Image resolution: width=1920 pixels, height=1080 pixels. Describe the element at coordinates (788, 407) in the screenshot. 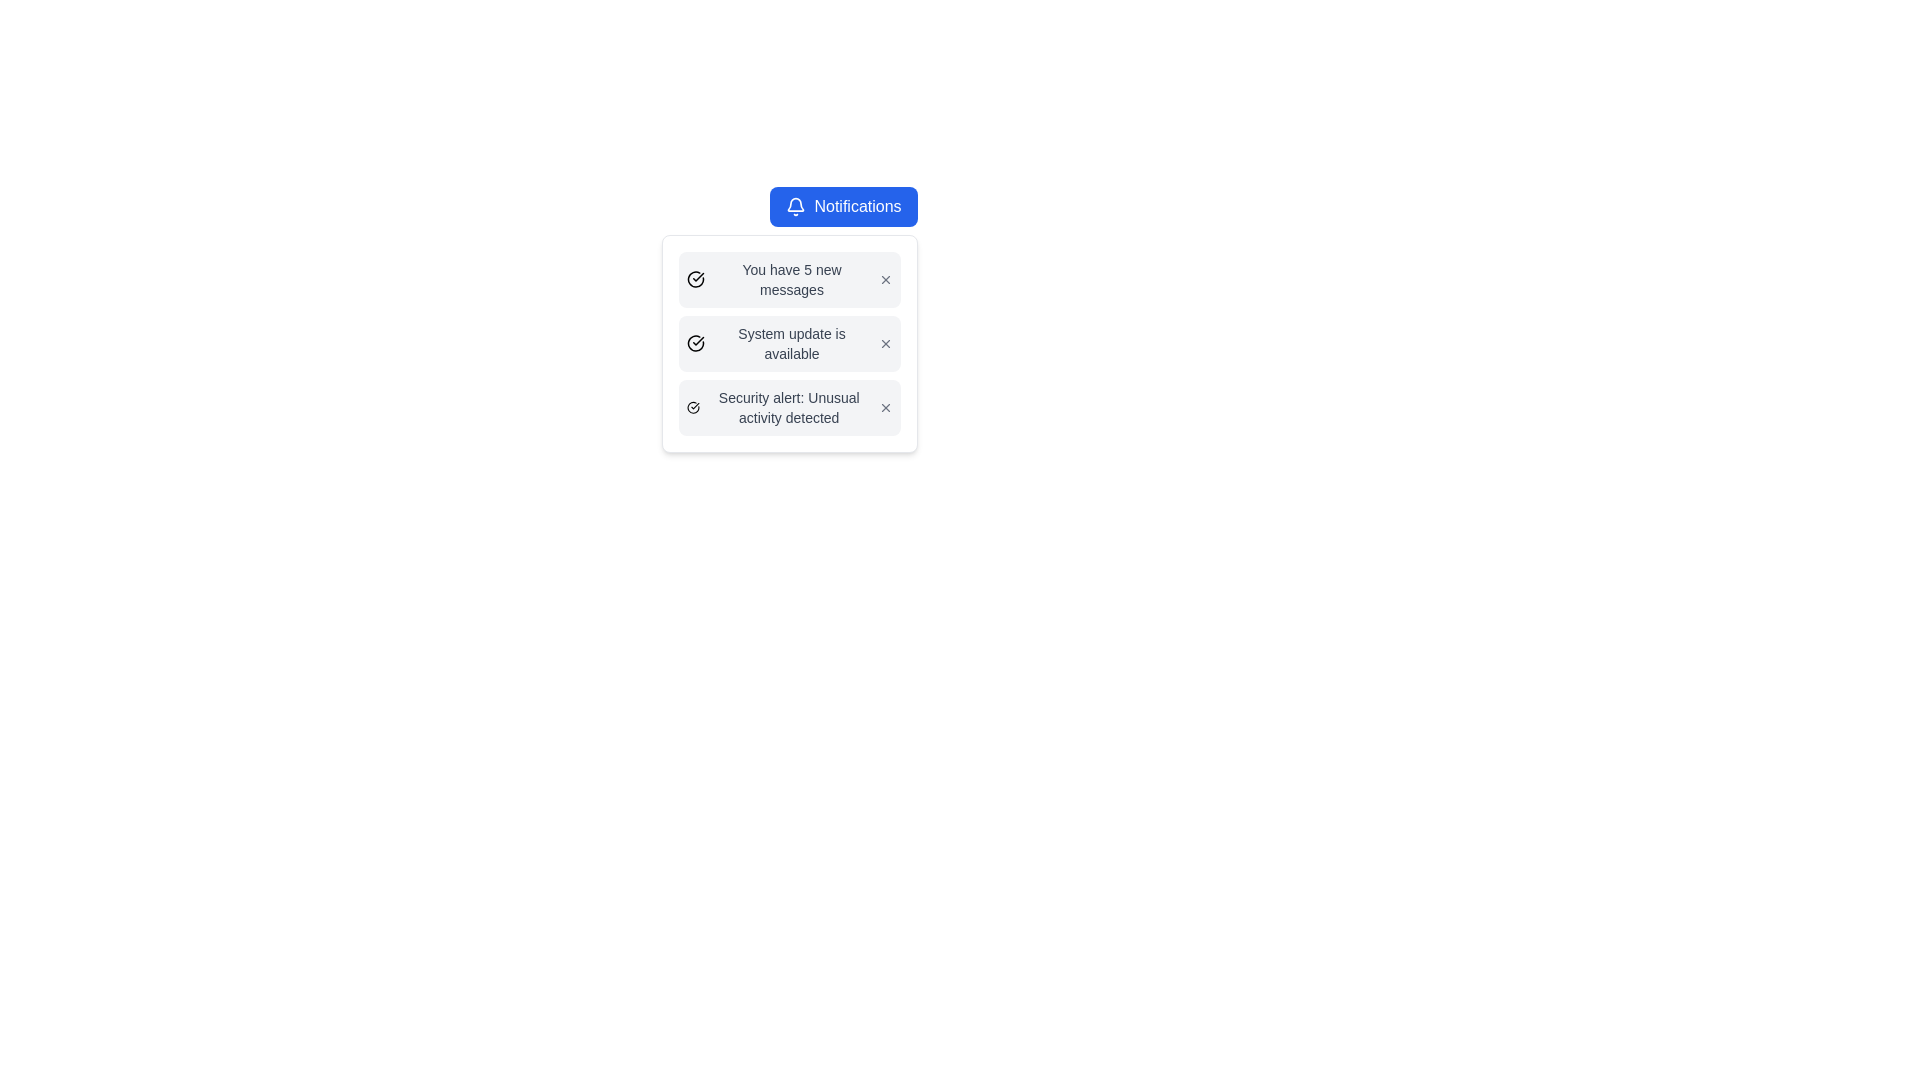

I see `text label displaying the alert message 'Security alert: Unusual activity detected' which is located inside the third notification card in the interface` at that location.